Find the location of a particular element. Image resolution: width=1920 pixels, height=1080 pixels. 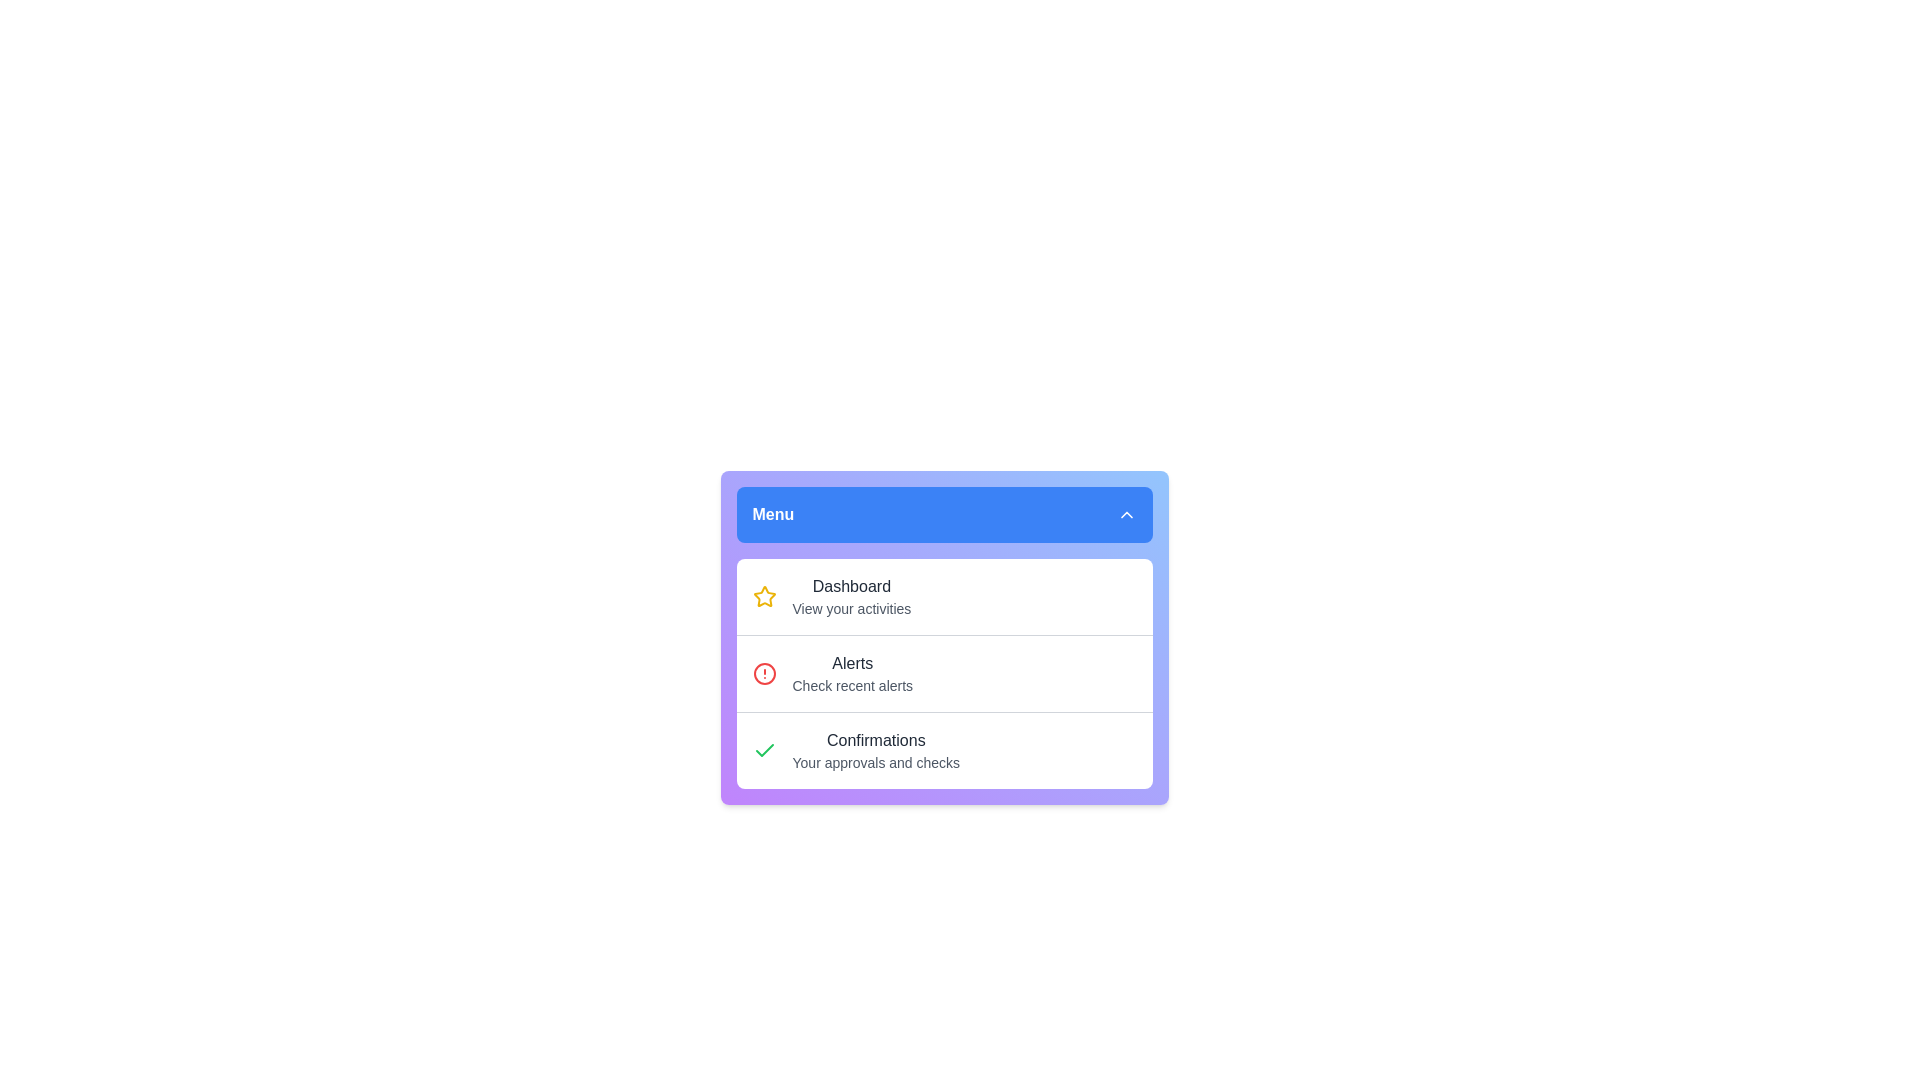

the blue 'Menu' button with rounded corners at the top of the menu component to activate options immediately is located at coordinates (943, 514).